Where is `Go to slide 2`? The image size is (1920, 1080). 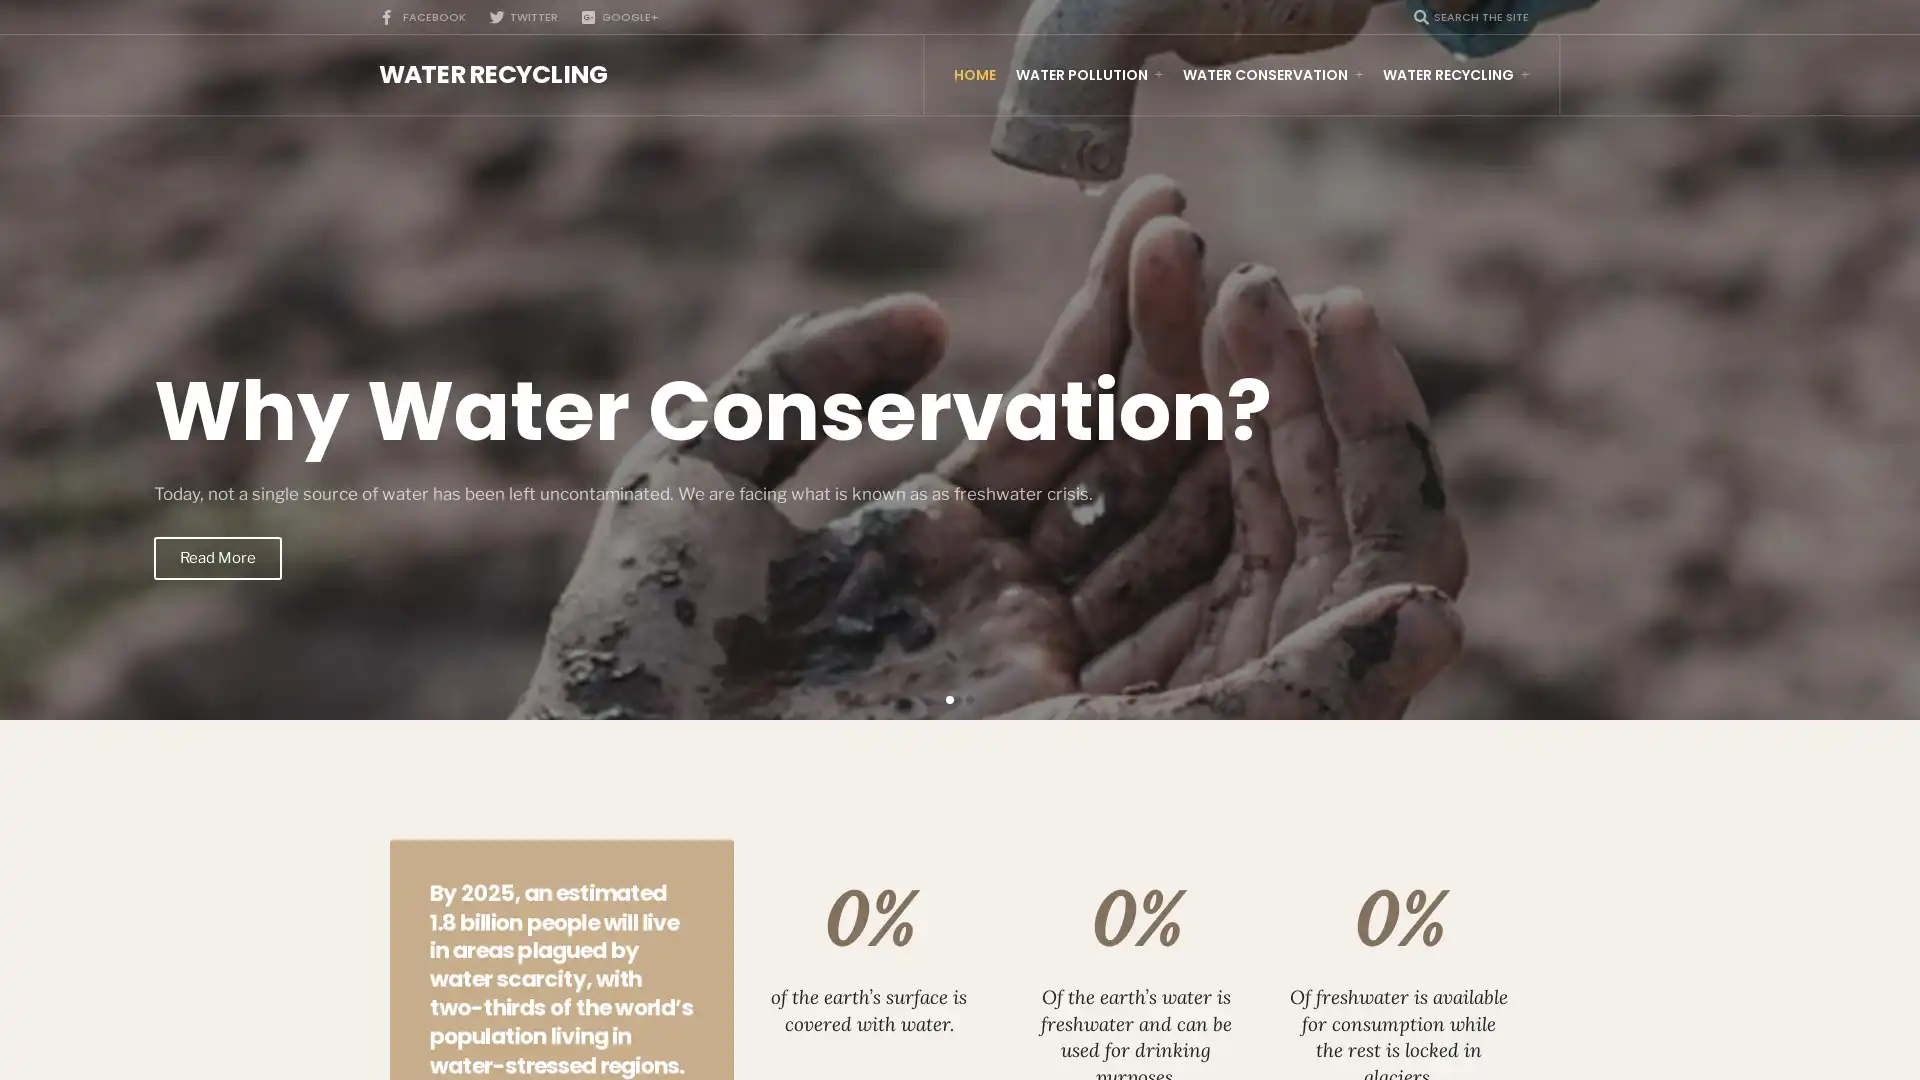
Go to slide 2 is located at coordinates (969, 698).